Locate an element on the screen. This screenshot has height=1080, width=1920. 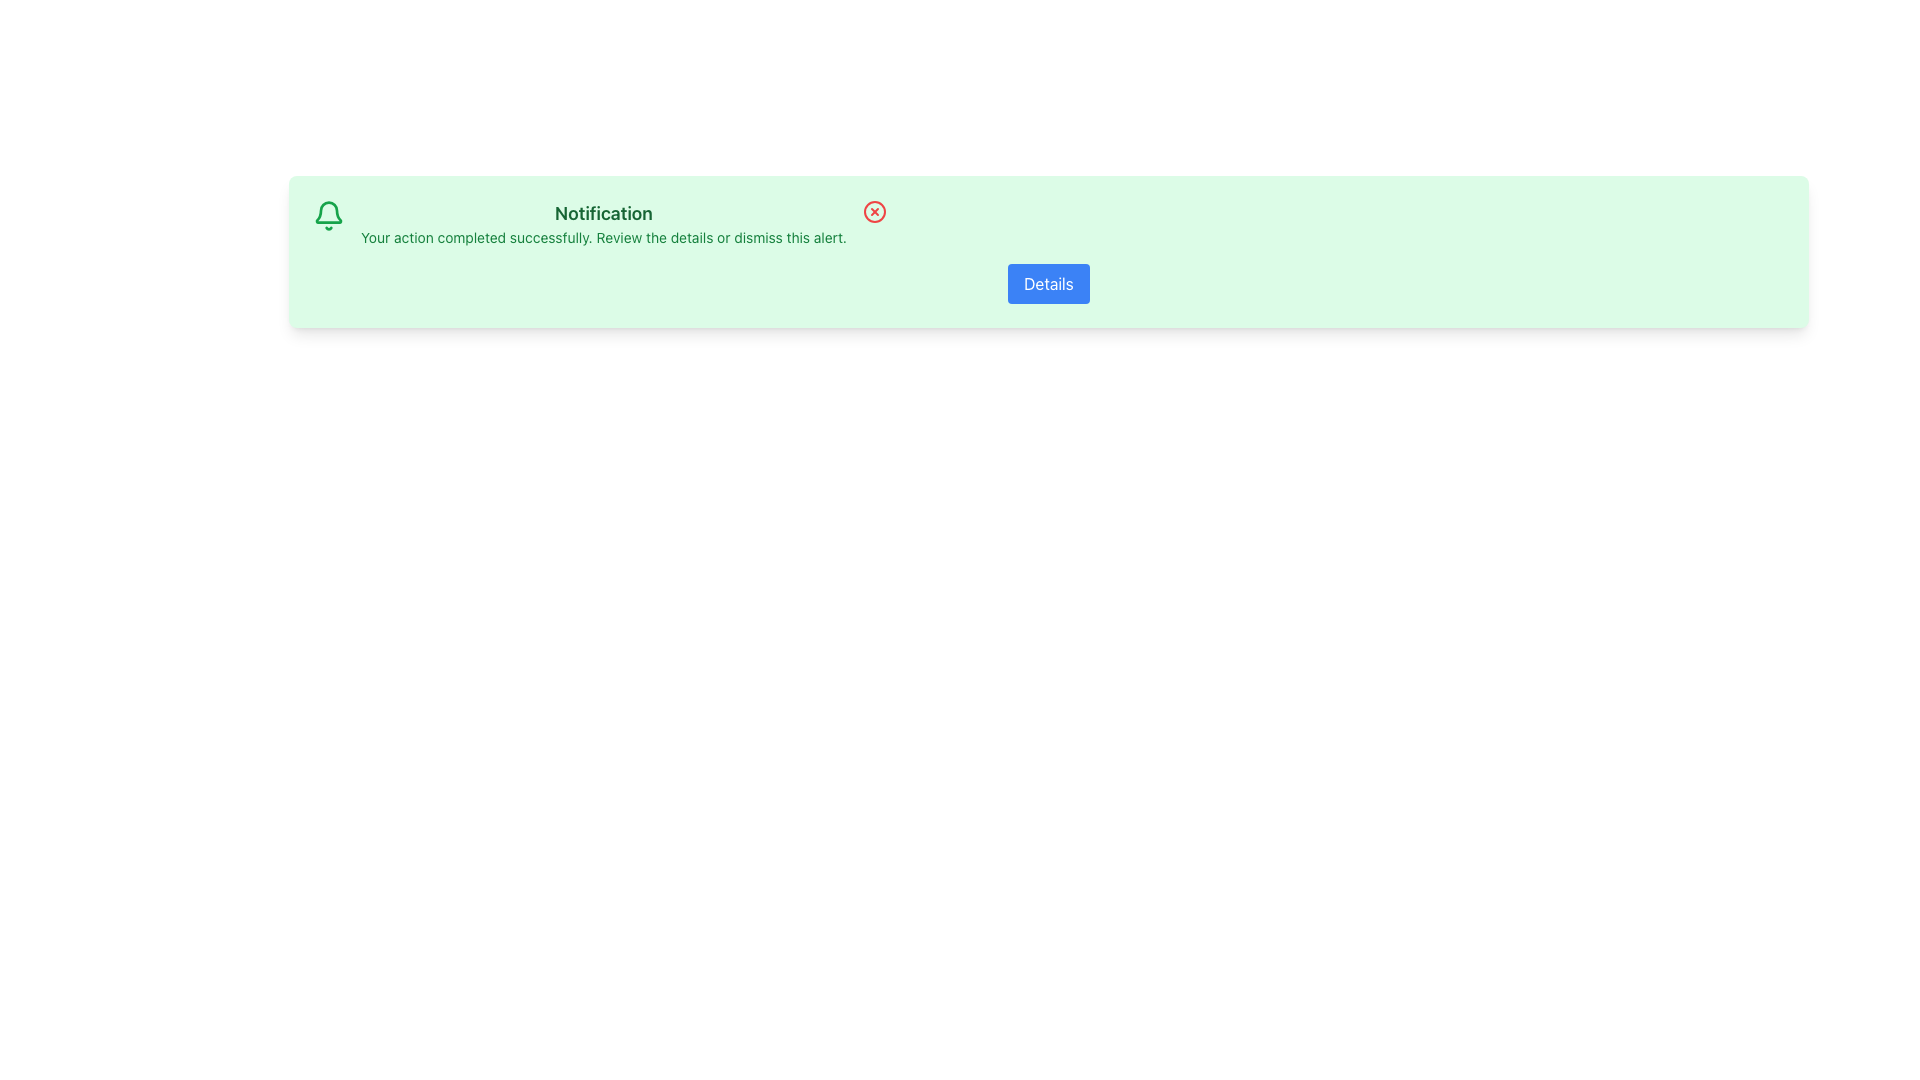
the button located at the bottom-right of the green notification box to observe a visual change is located at coordinates (1048, 284).